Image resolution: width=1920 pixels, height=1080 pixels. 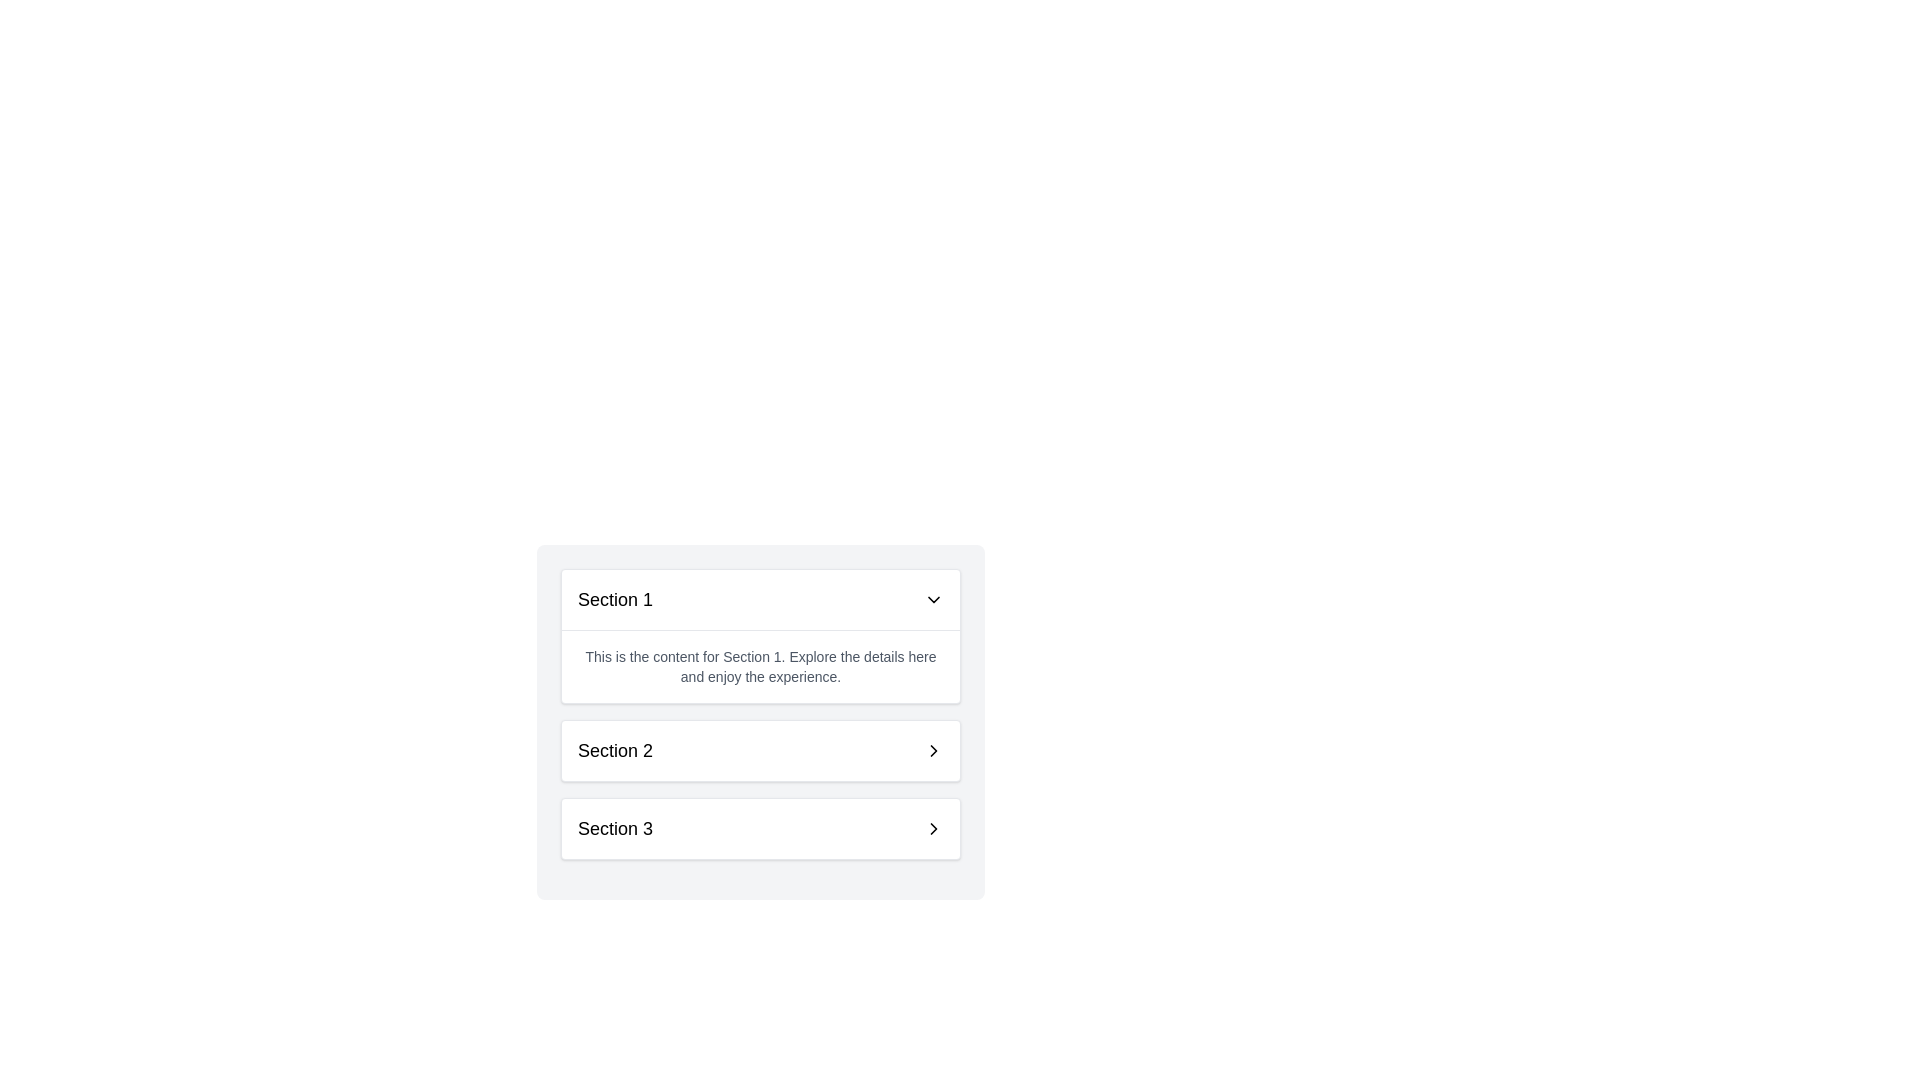 I want to click on the chevron icon located at the far right of 'Section 3', so click(x=933, y=829).